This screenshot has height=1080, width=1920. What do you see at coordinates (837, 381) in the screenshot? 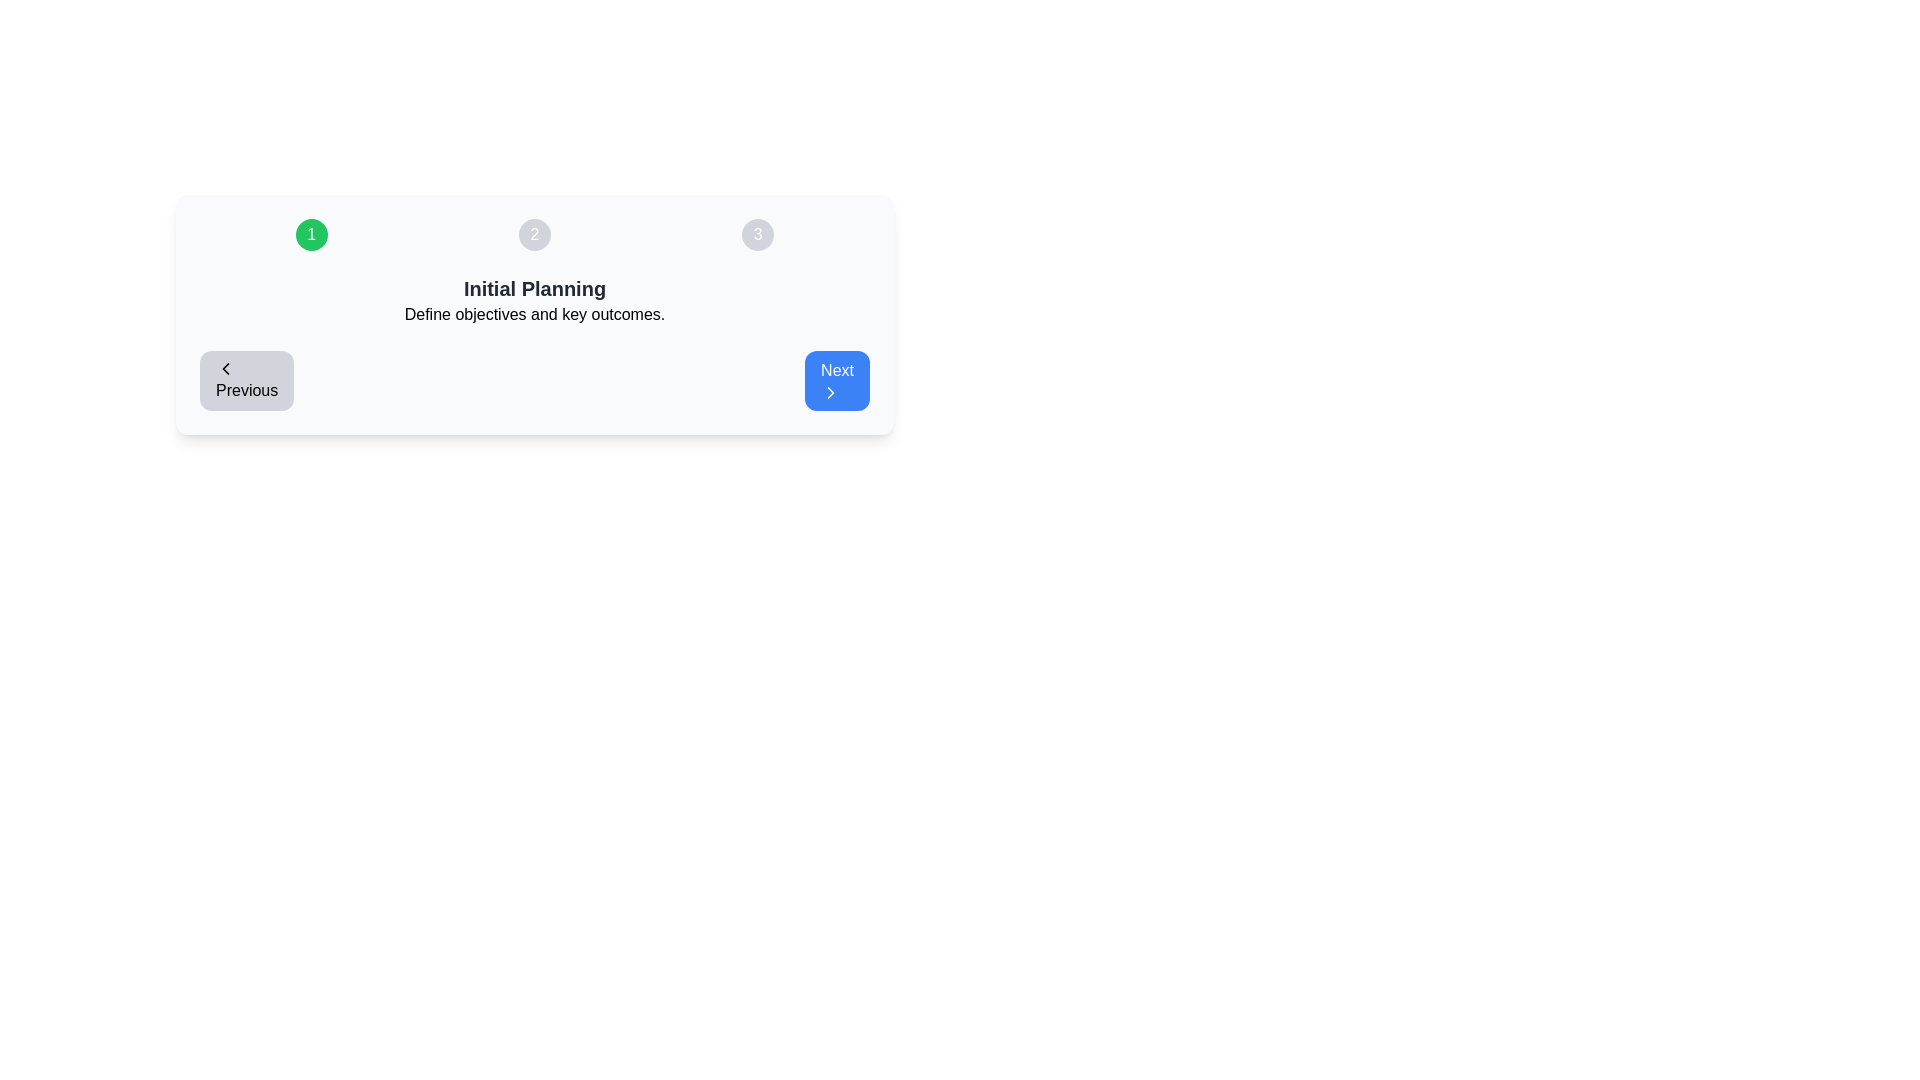
I see `the 'Next' button` at bounding box center [837, 381].